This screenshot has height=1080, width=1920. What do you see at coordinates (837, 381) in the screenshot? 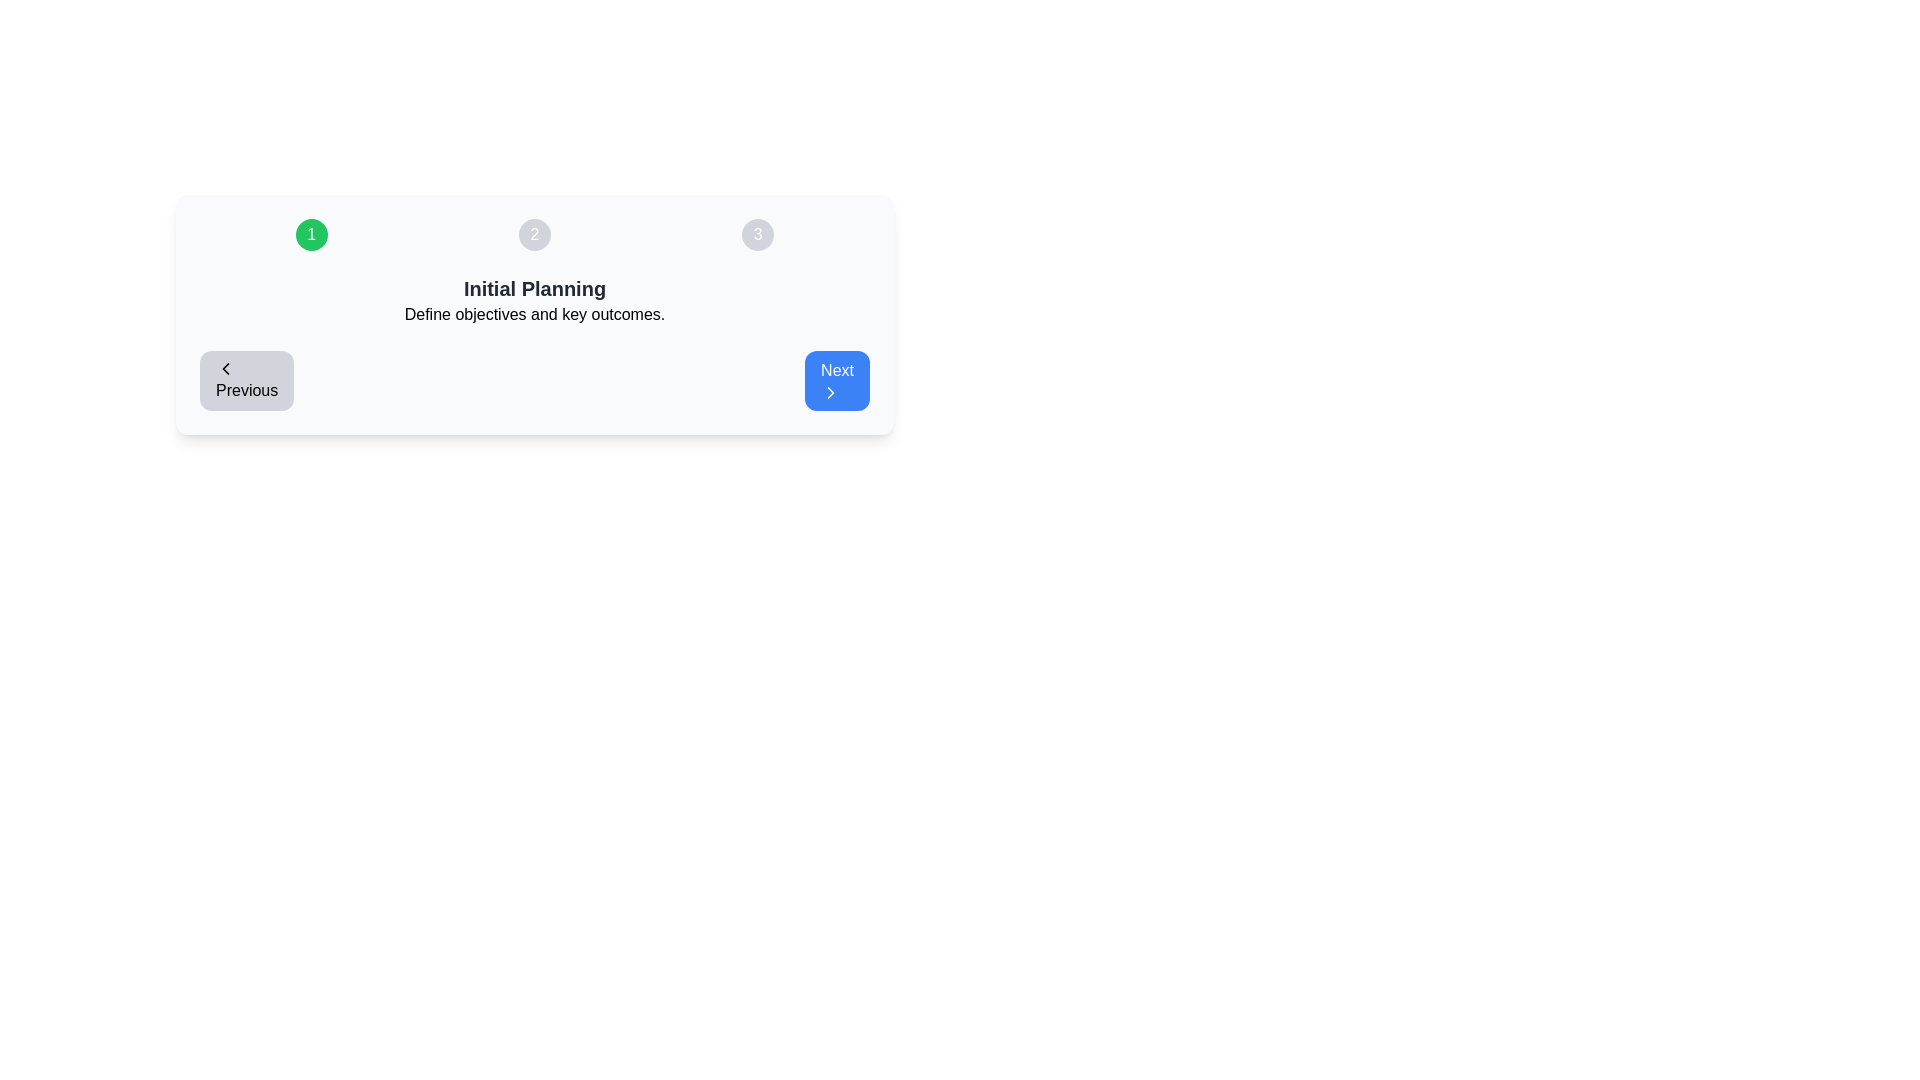
I see `the 'Next' button` at bounding box center [837, 381].